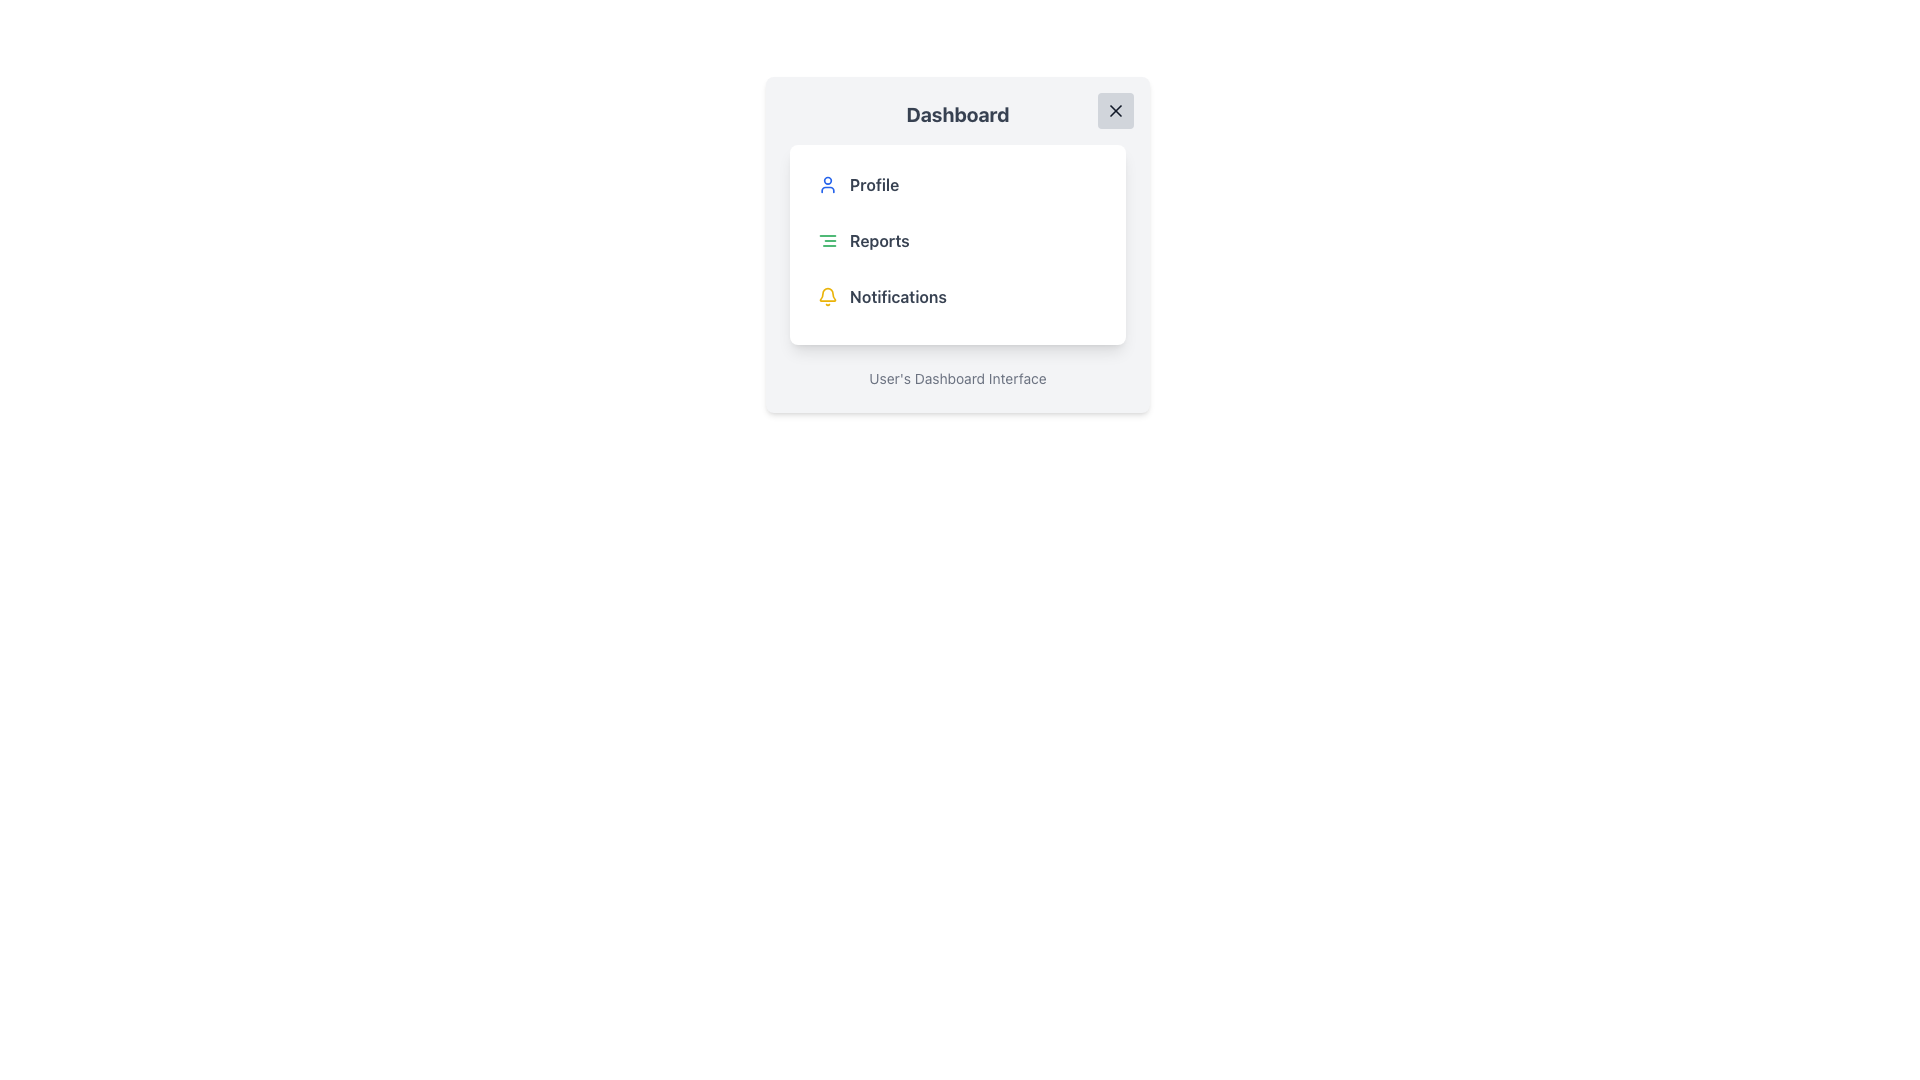  What do you see at coordinates (957, 244) in the screenshot?
I see `the navigational button labeled 'Reports', which is positioned slightly below the title 'Dashboard' and is the second item in the list structure` at bounding box center [957, 244].